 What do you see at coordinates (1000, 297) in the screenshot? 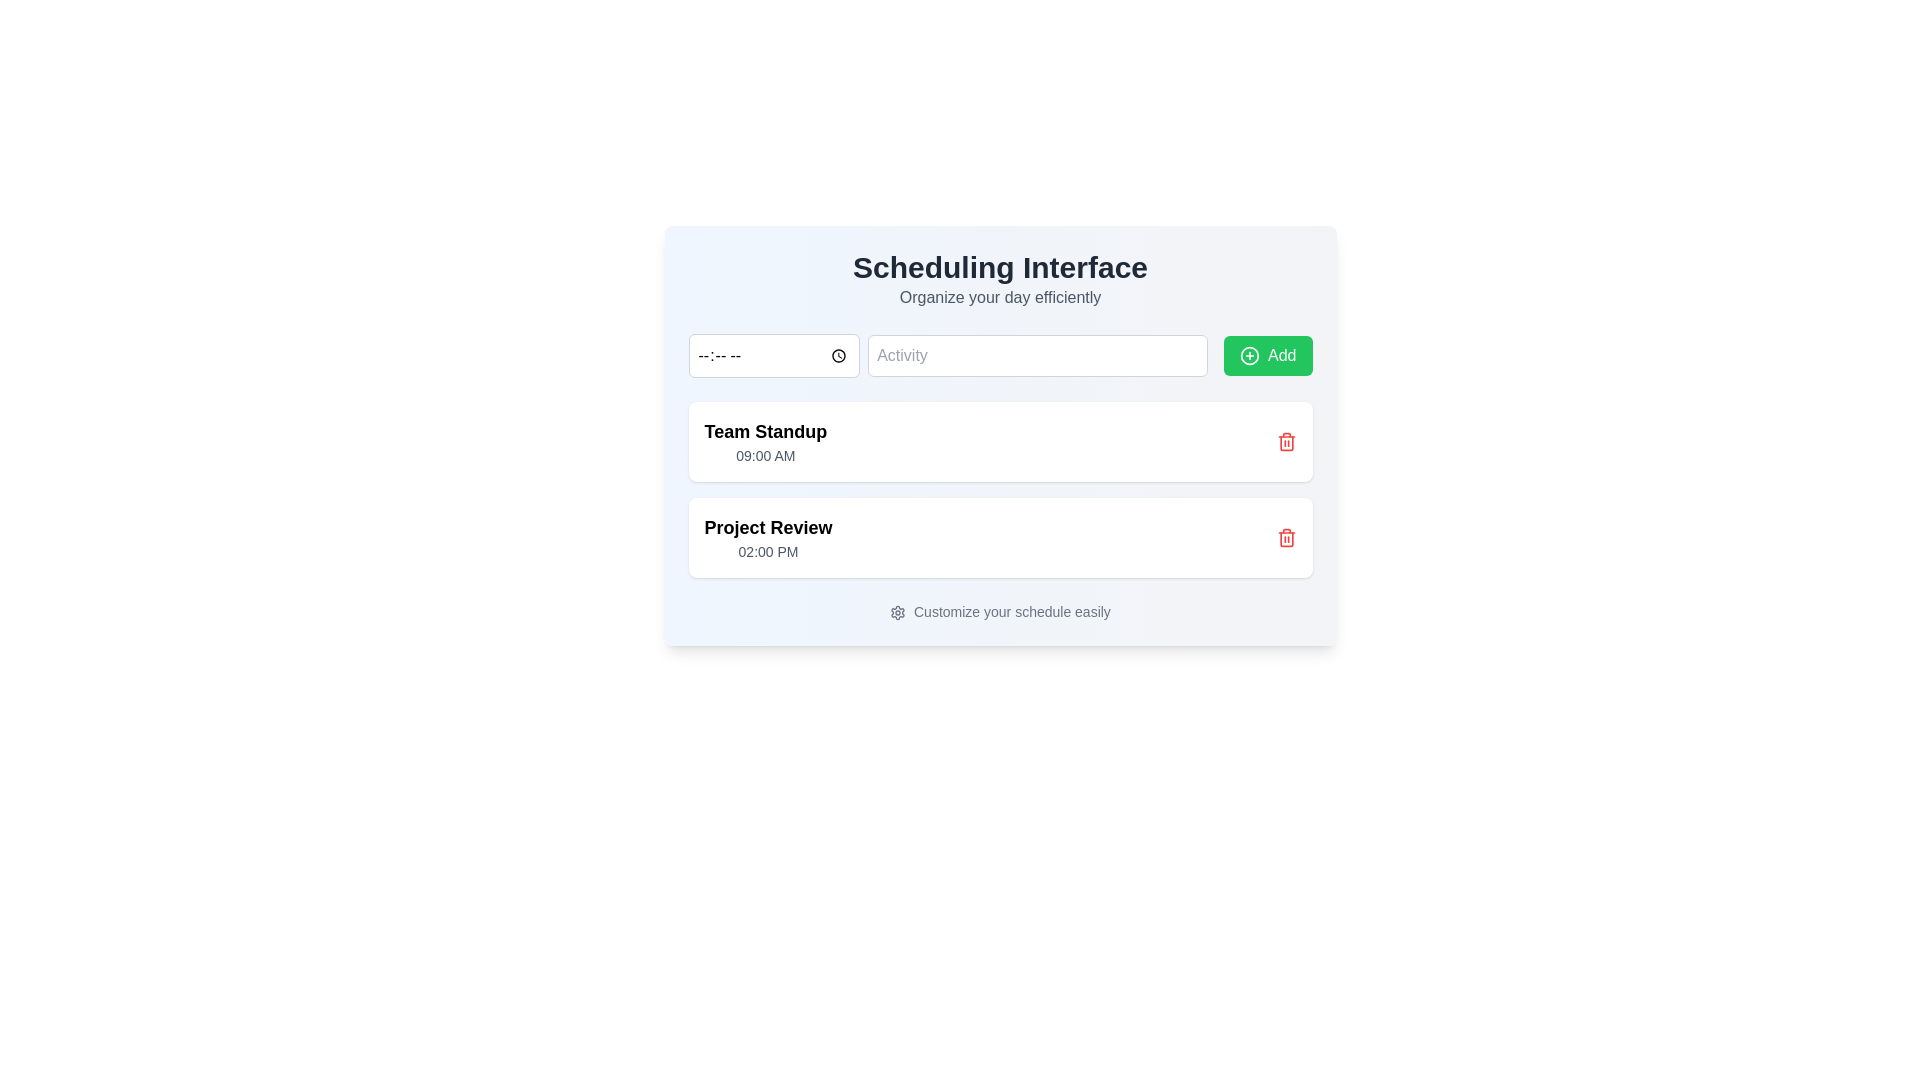
I see `the text label providing a brief description beneath the title 'Scheduling Interface'` at bounding box center [1000, 297].